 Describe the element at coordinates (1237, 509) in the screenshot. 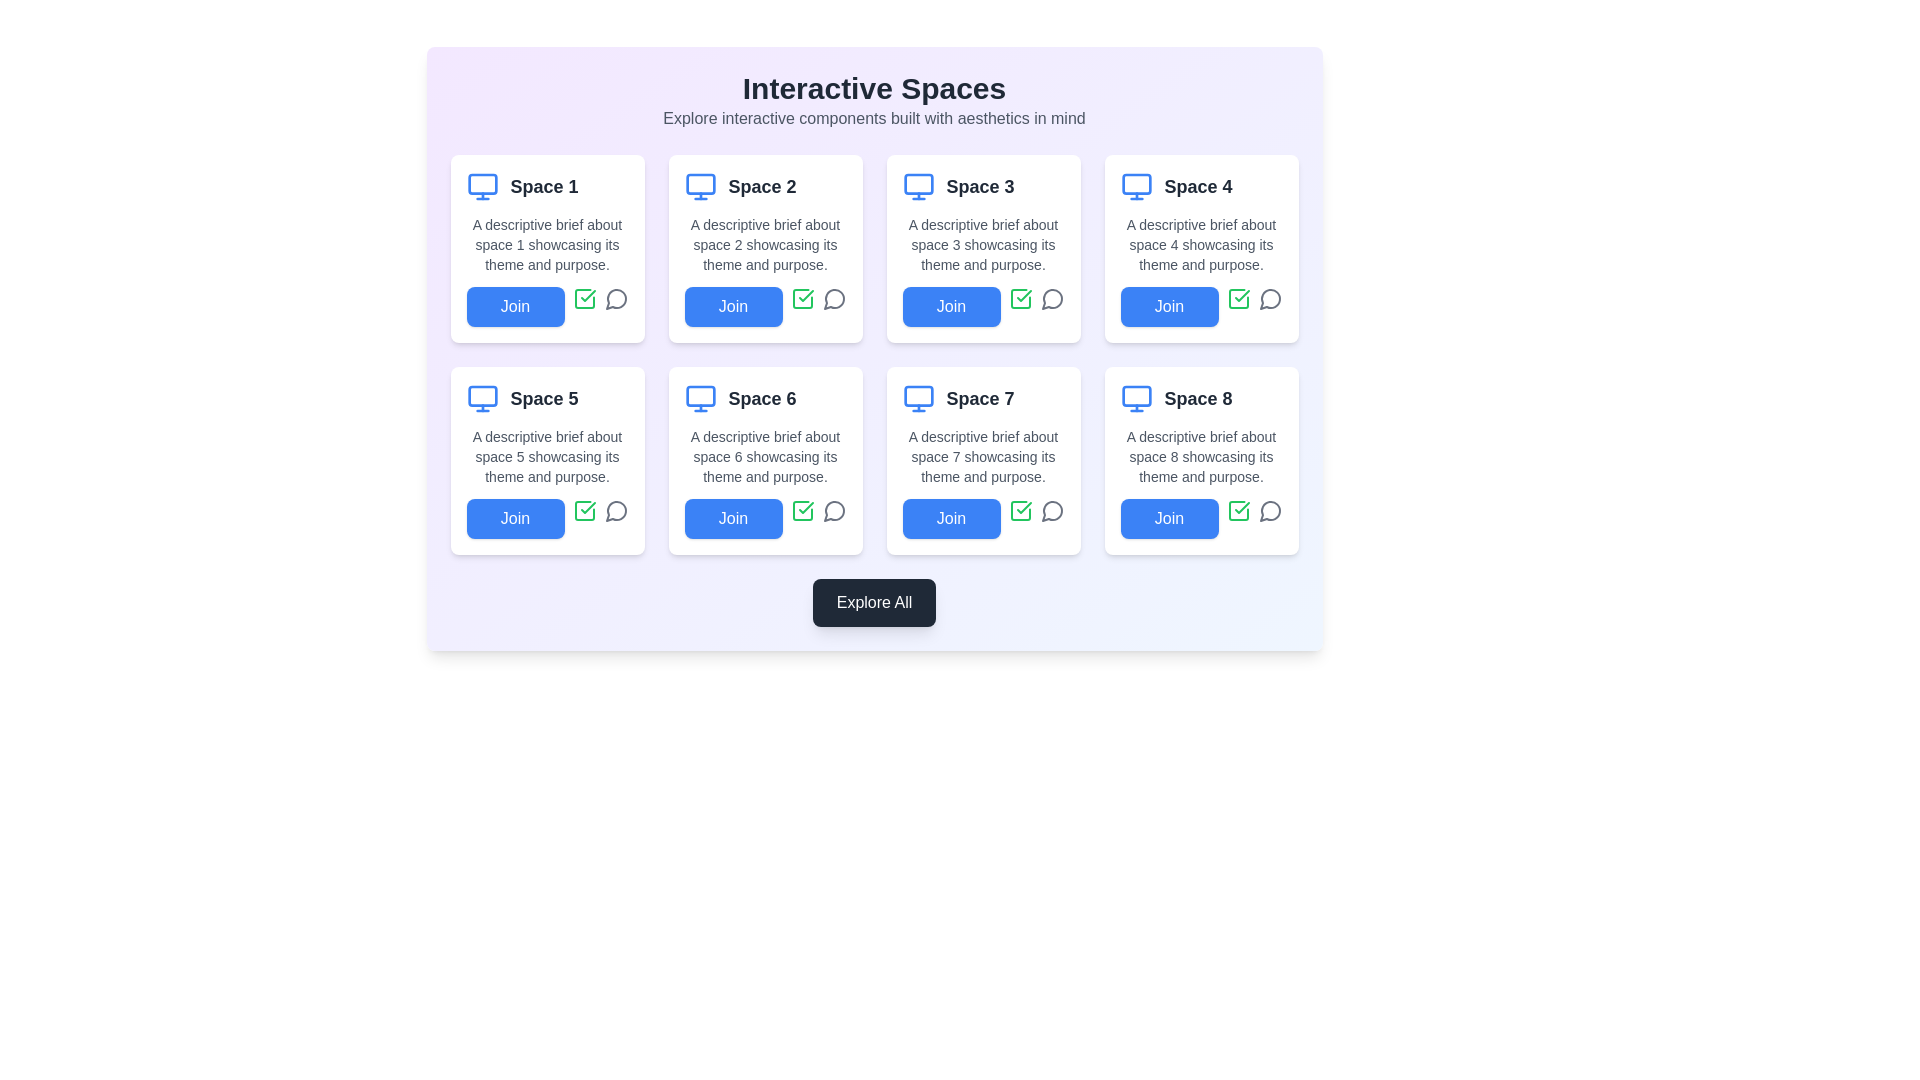

I see `the visual confirmation icon located in the bottom-right corner of the 'Space 8' card, positioned to the right of the blue 'Join' button and left of the gray comment icon` at that location.